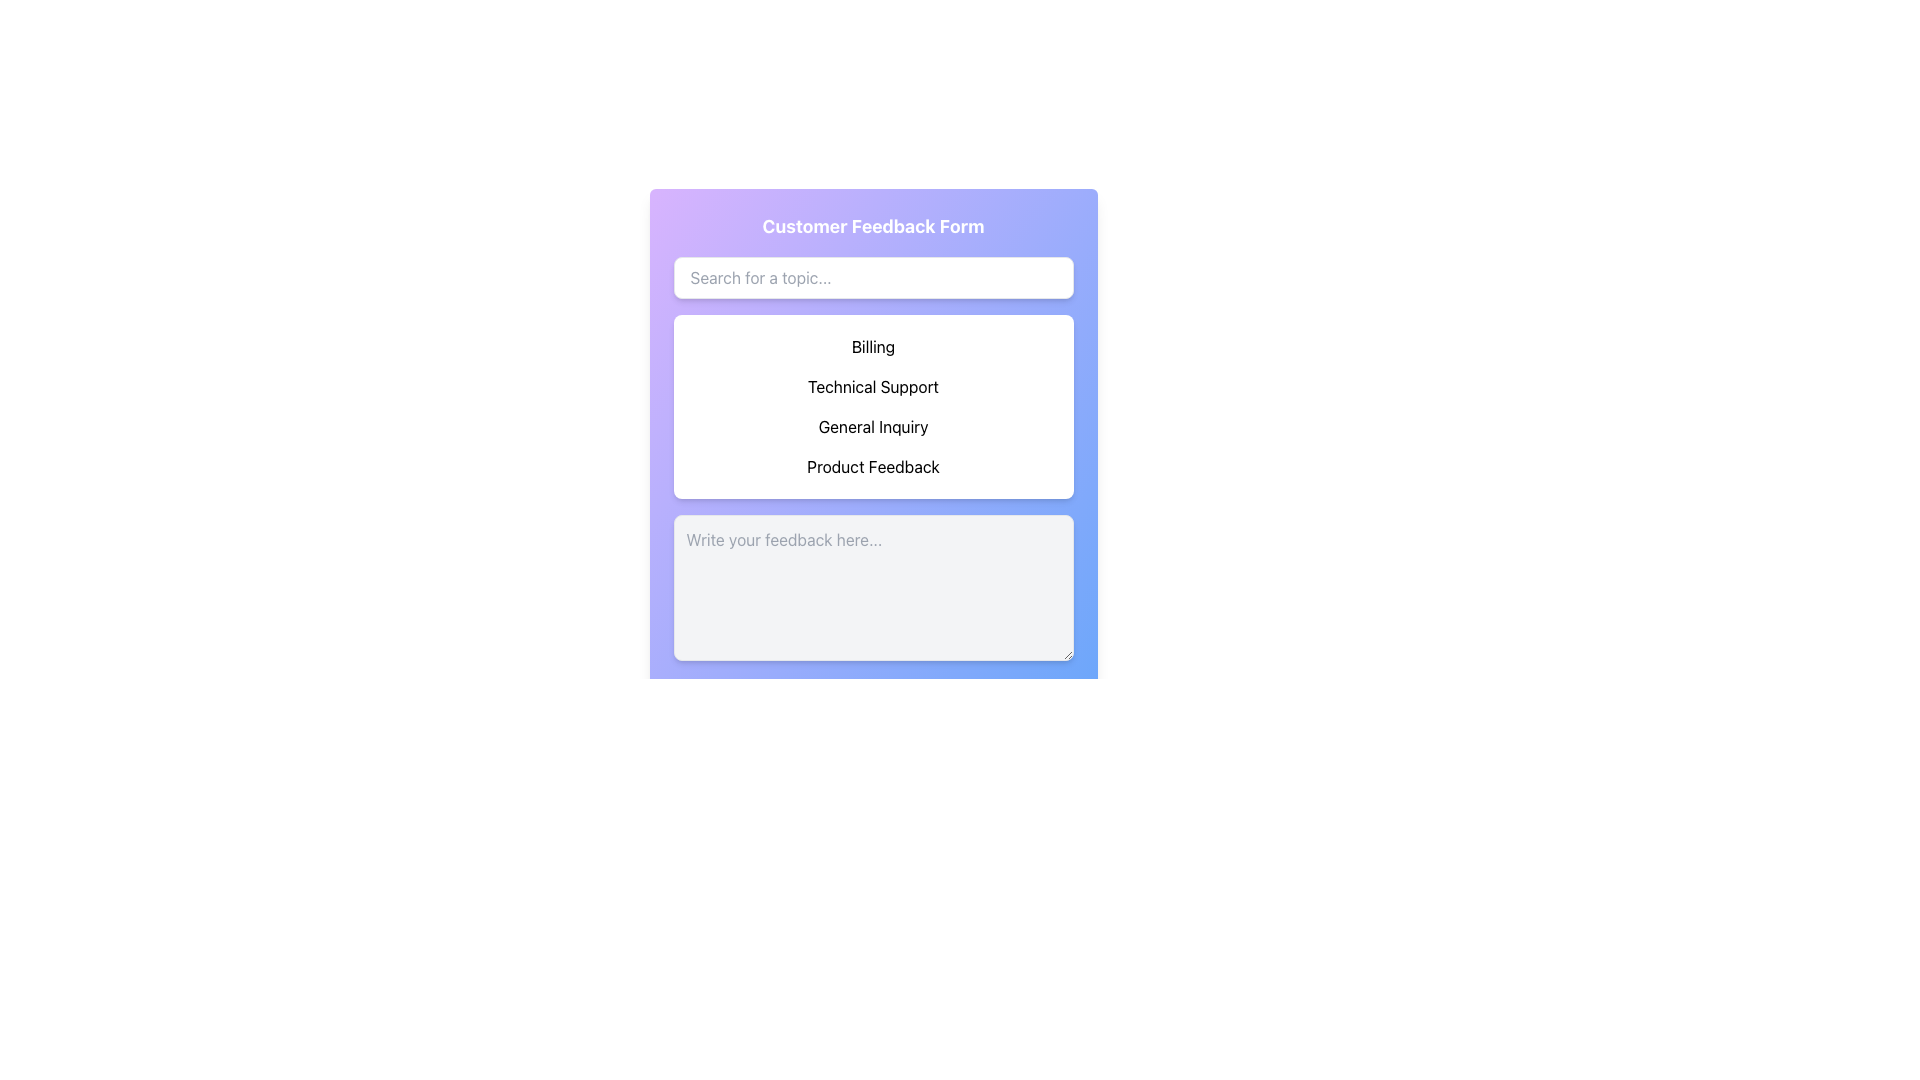 The height and width of the screenshot is (1080, 1920). Describe the element at coordinates (873, 346) in the screenshot. I see `the first selectable list item for billing inquiries located below the search bar` at that location.